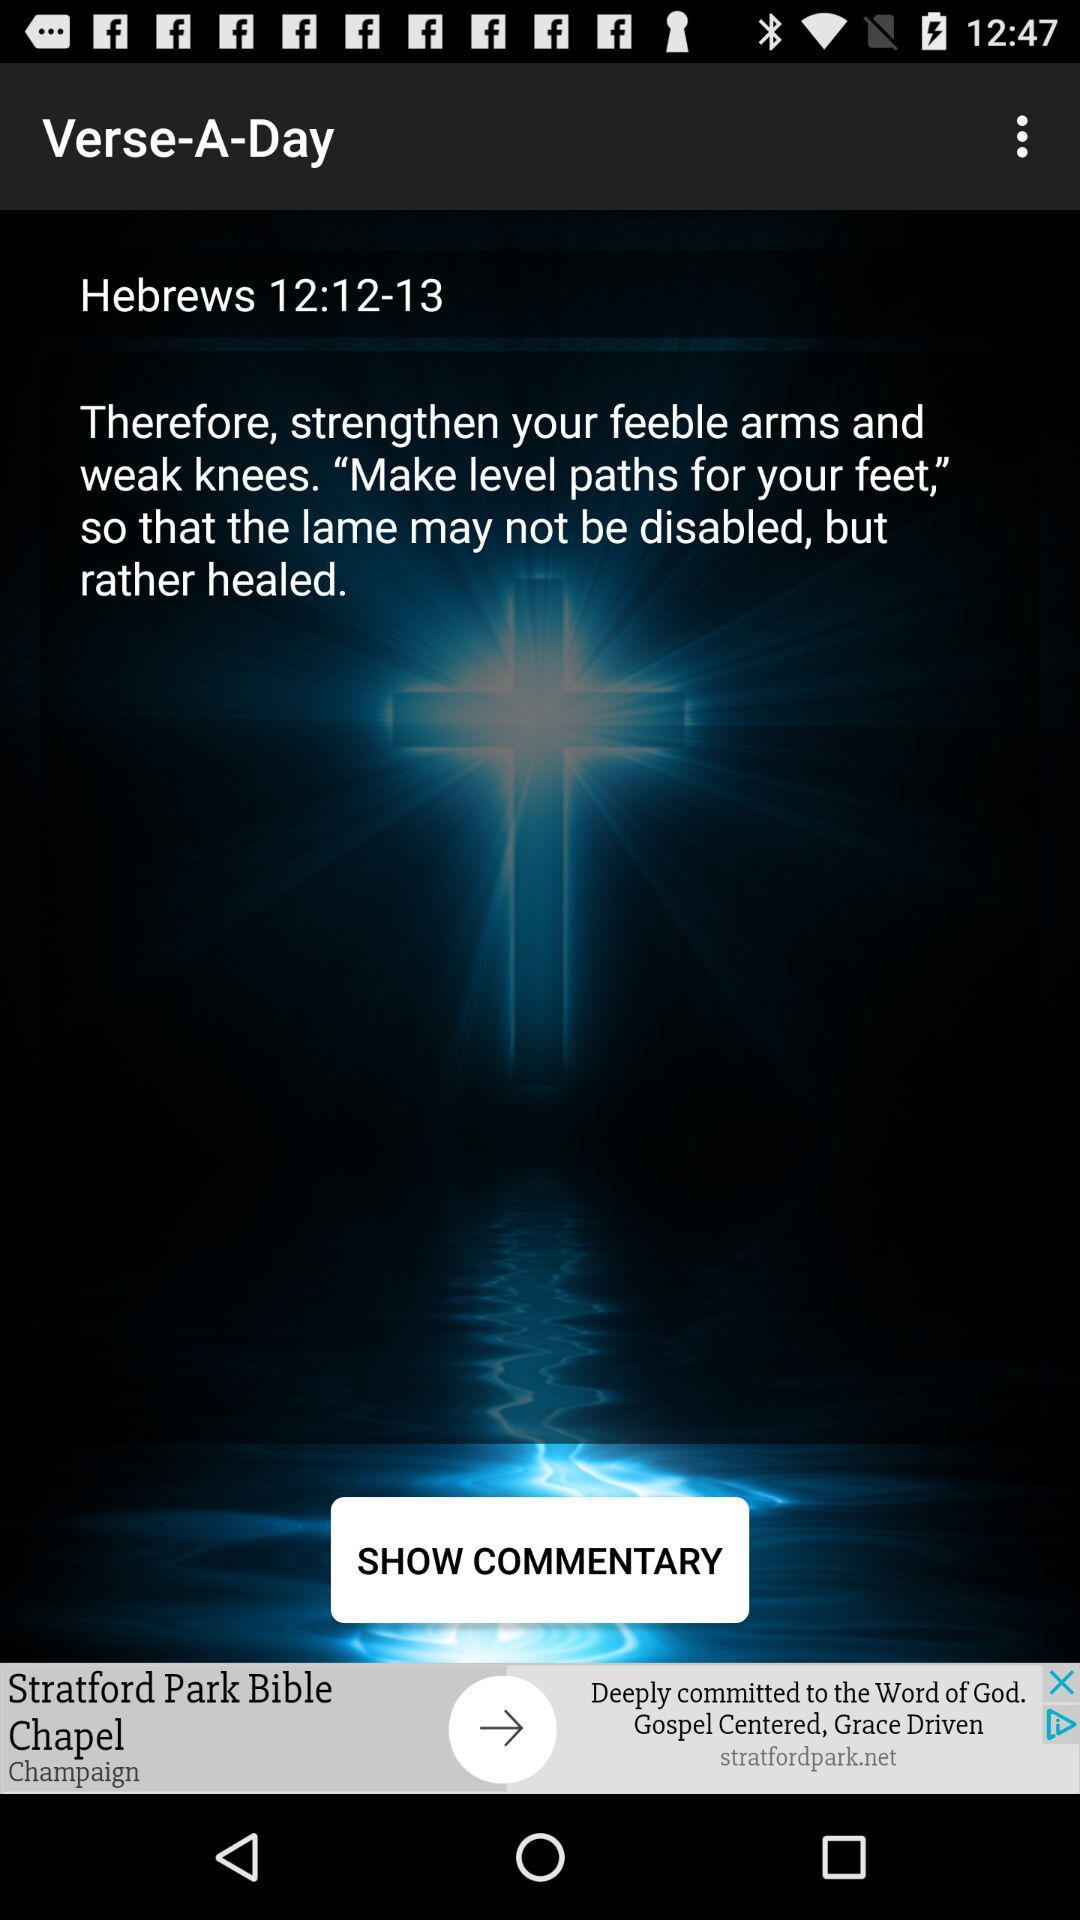  What do you see at coordinates (540, 1559) in the screenshot?
I see `the icon below therefore strengthen your icon` at bounding box center [540, 1559].